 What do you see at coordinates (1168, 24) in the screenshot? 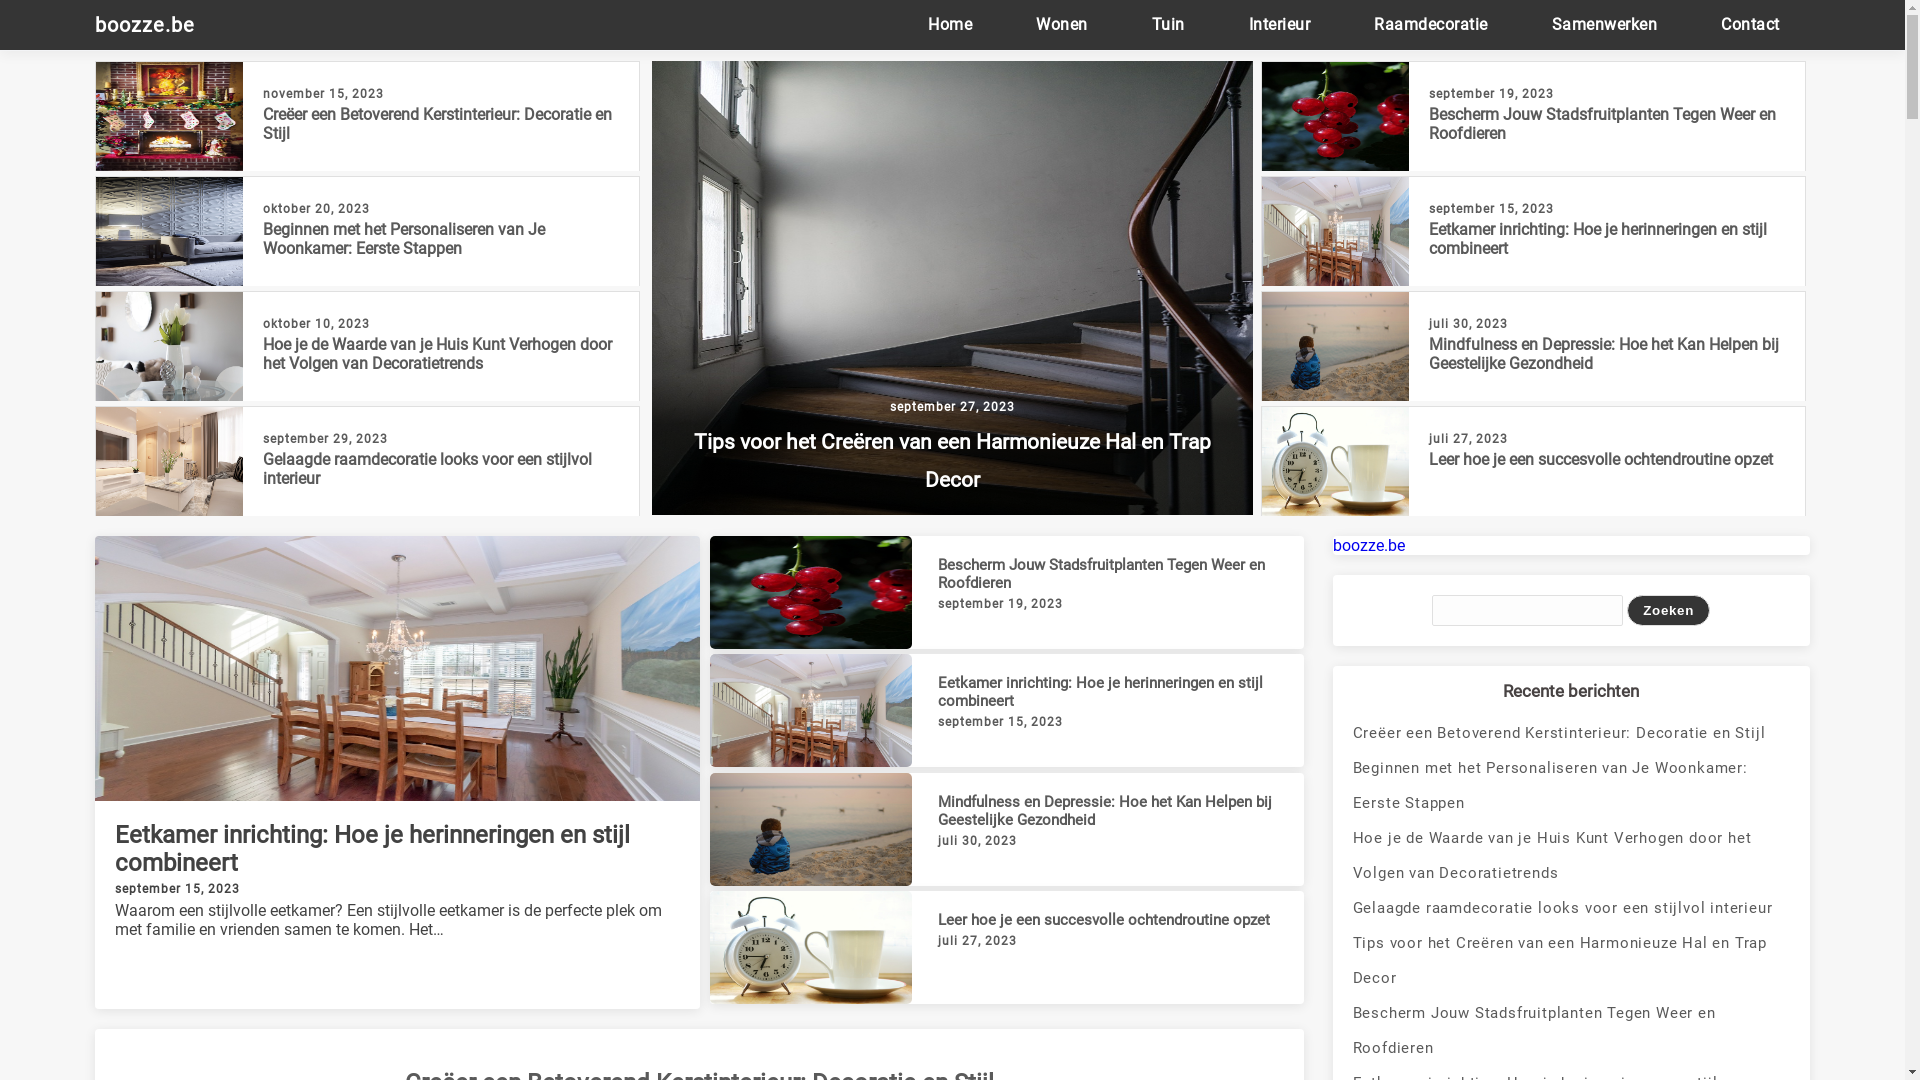
I see `'Tuin'` at bounding box center [1168, 24].